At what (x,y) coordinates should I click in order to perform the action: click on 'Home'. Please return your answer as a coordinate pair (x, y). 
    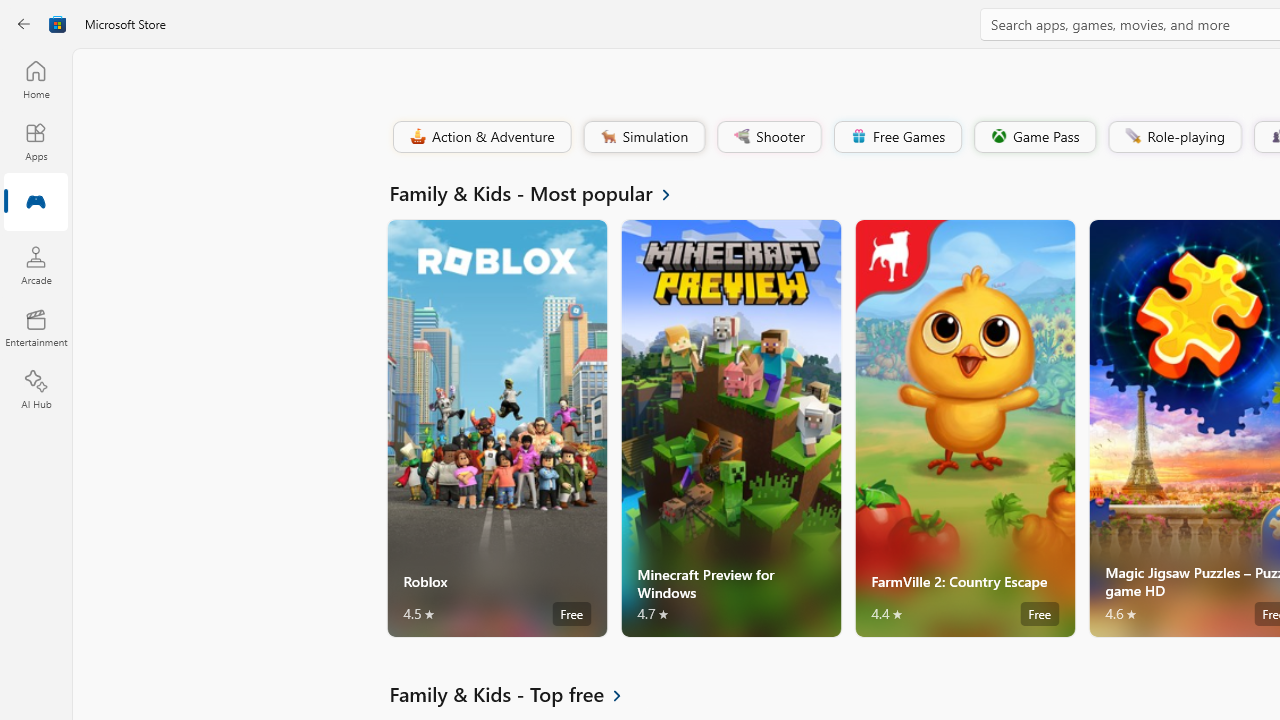
    Looking at the image, I should click on (35, 78).